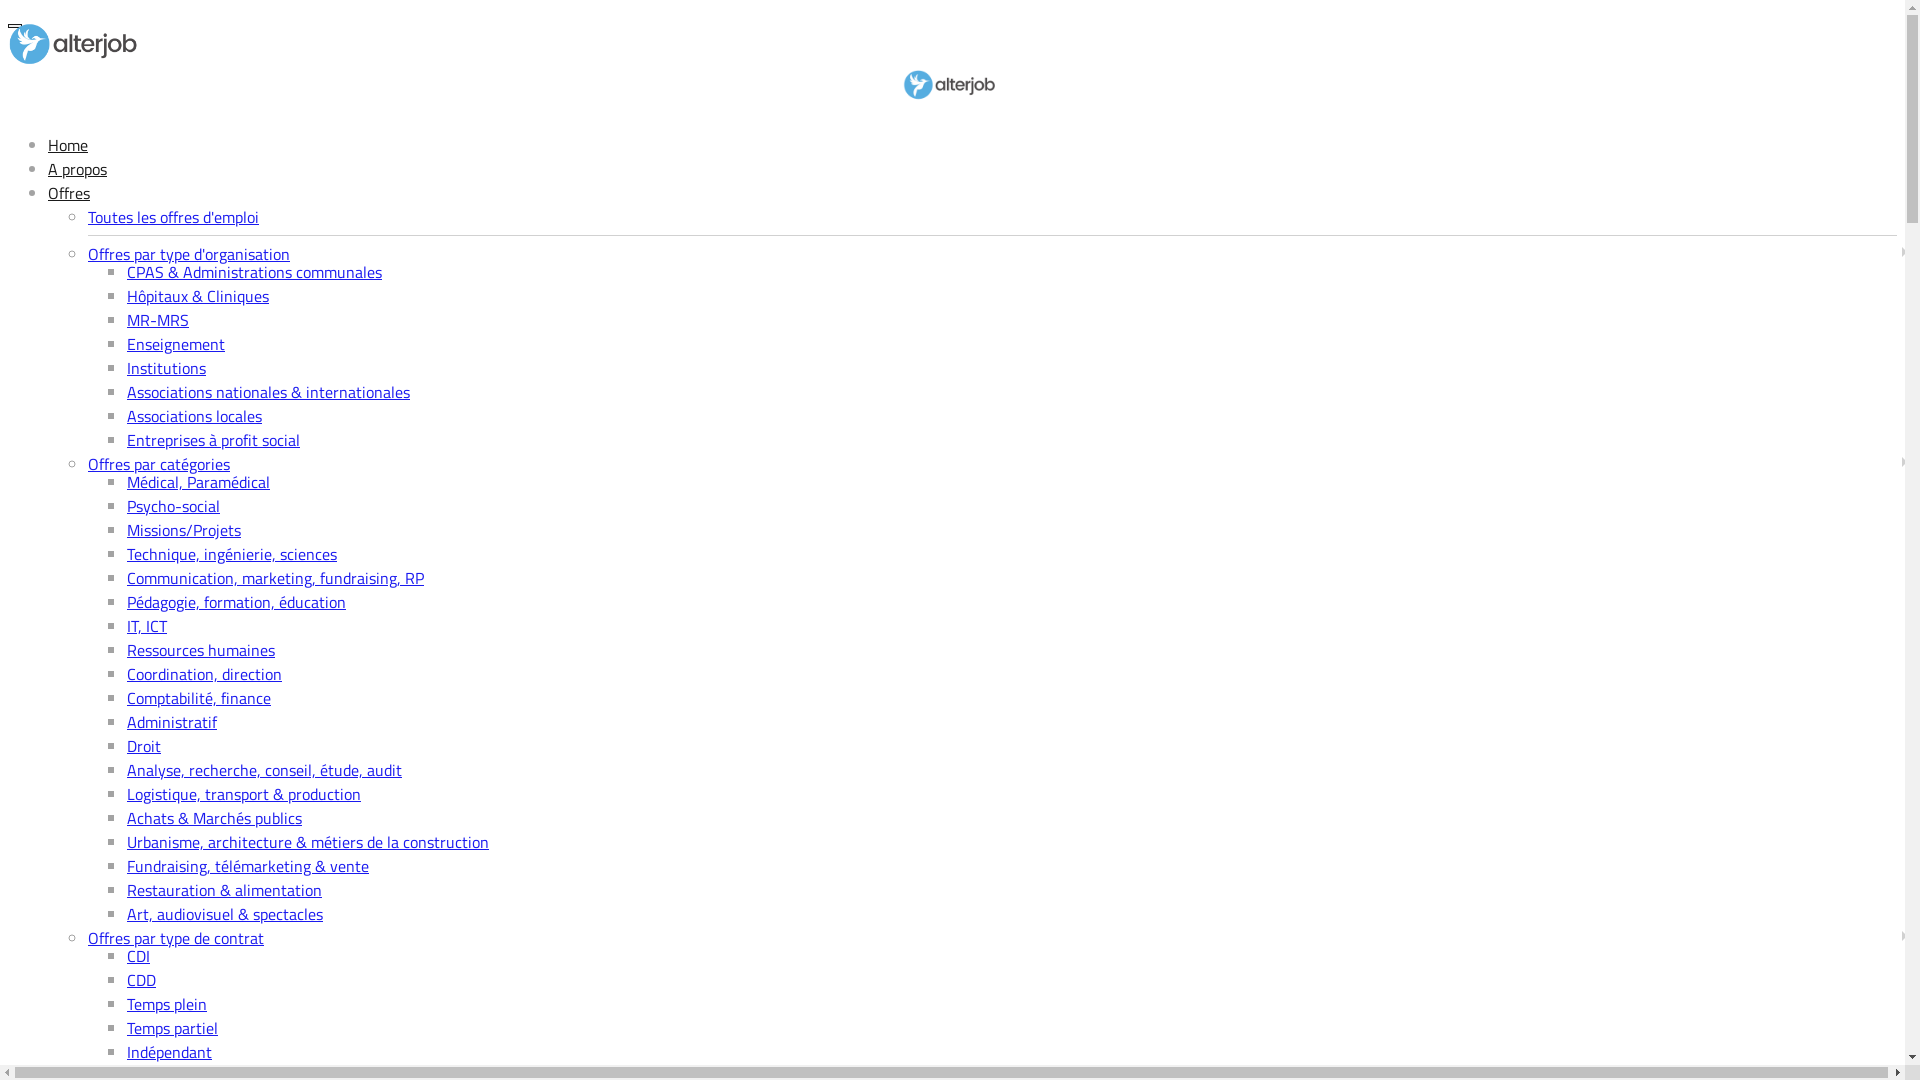 This screenshot has width=1920, height=1080. What do you see at coordinates (146, 624) in the screenshot?
I see `'IT, ICT'` at bounding box center [146, 624].